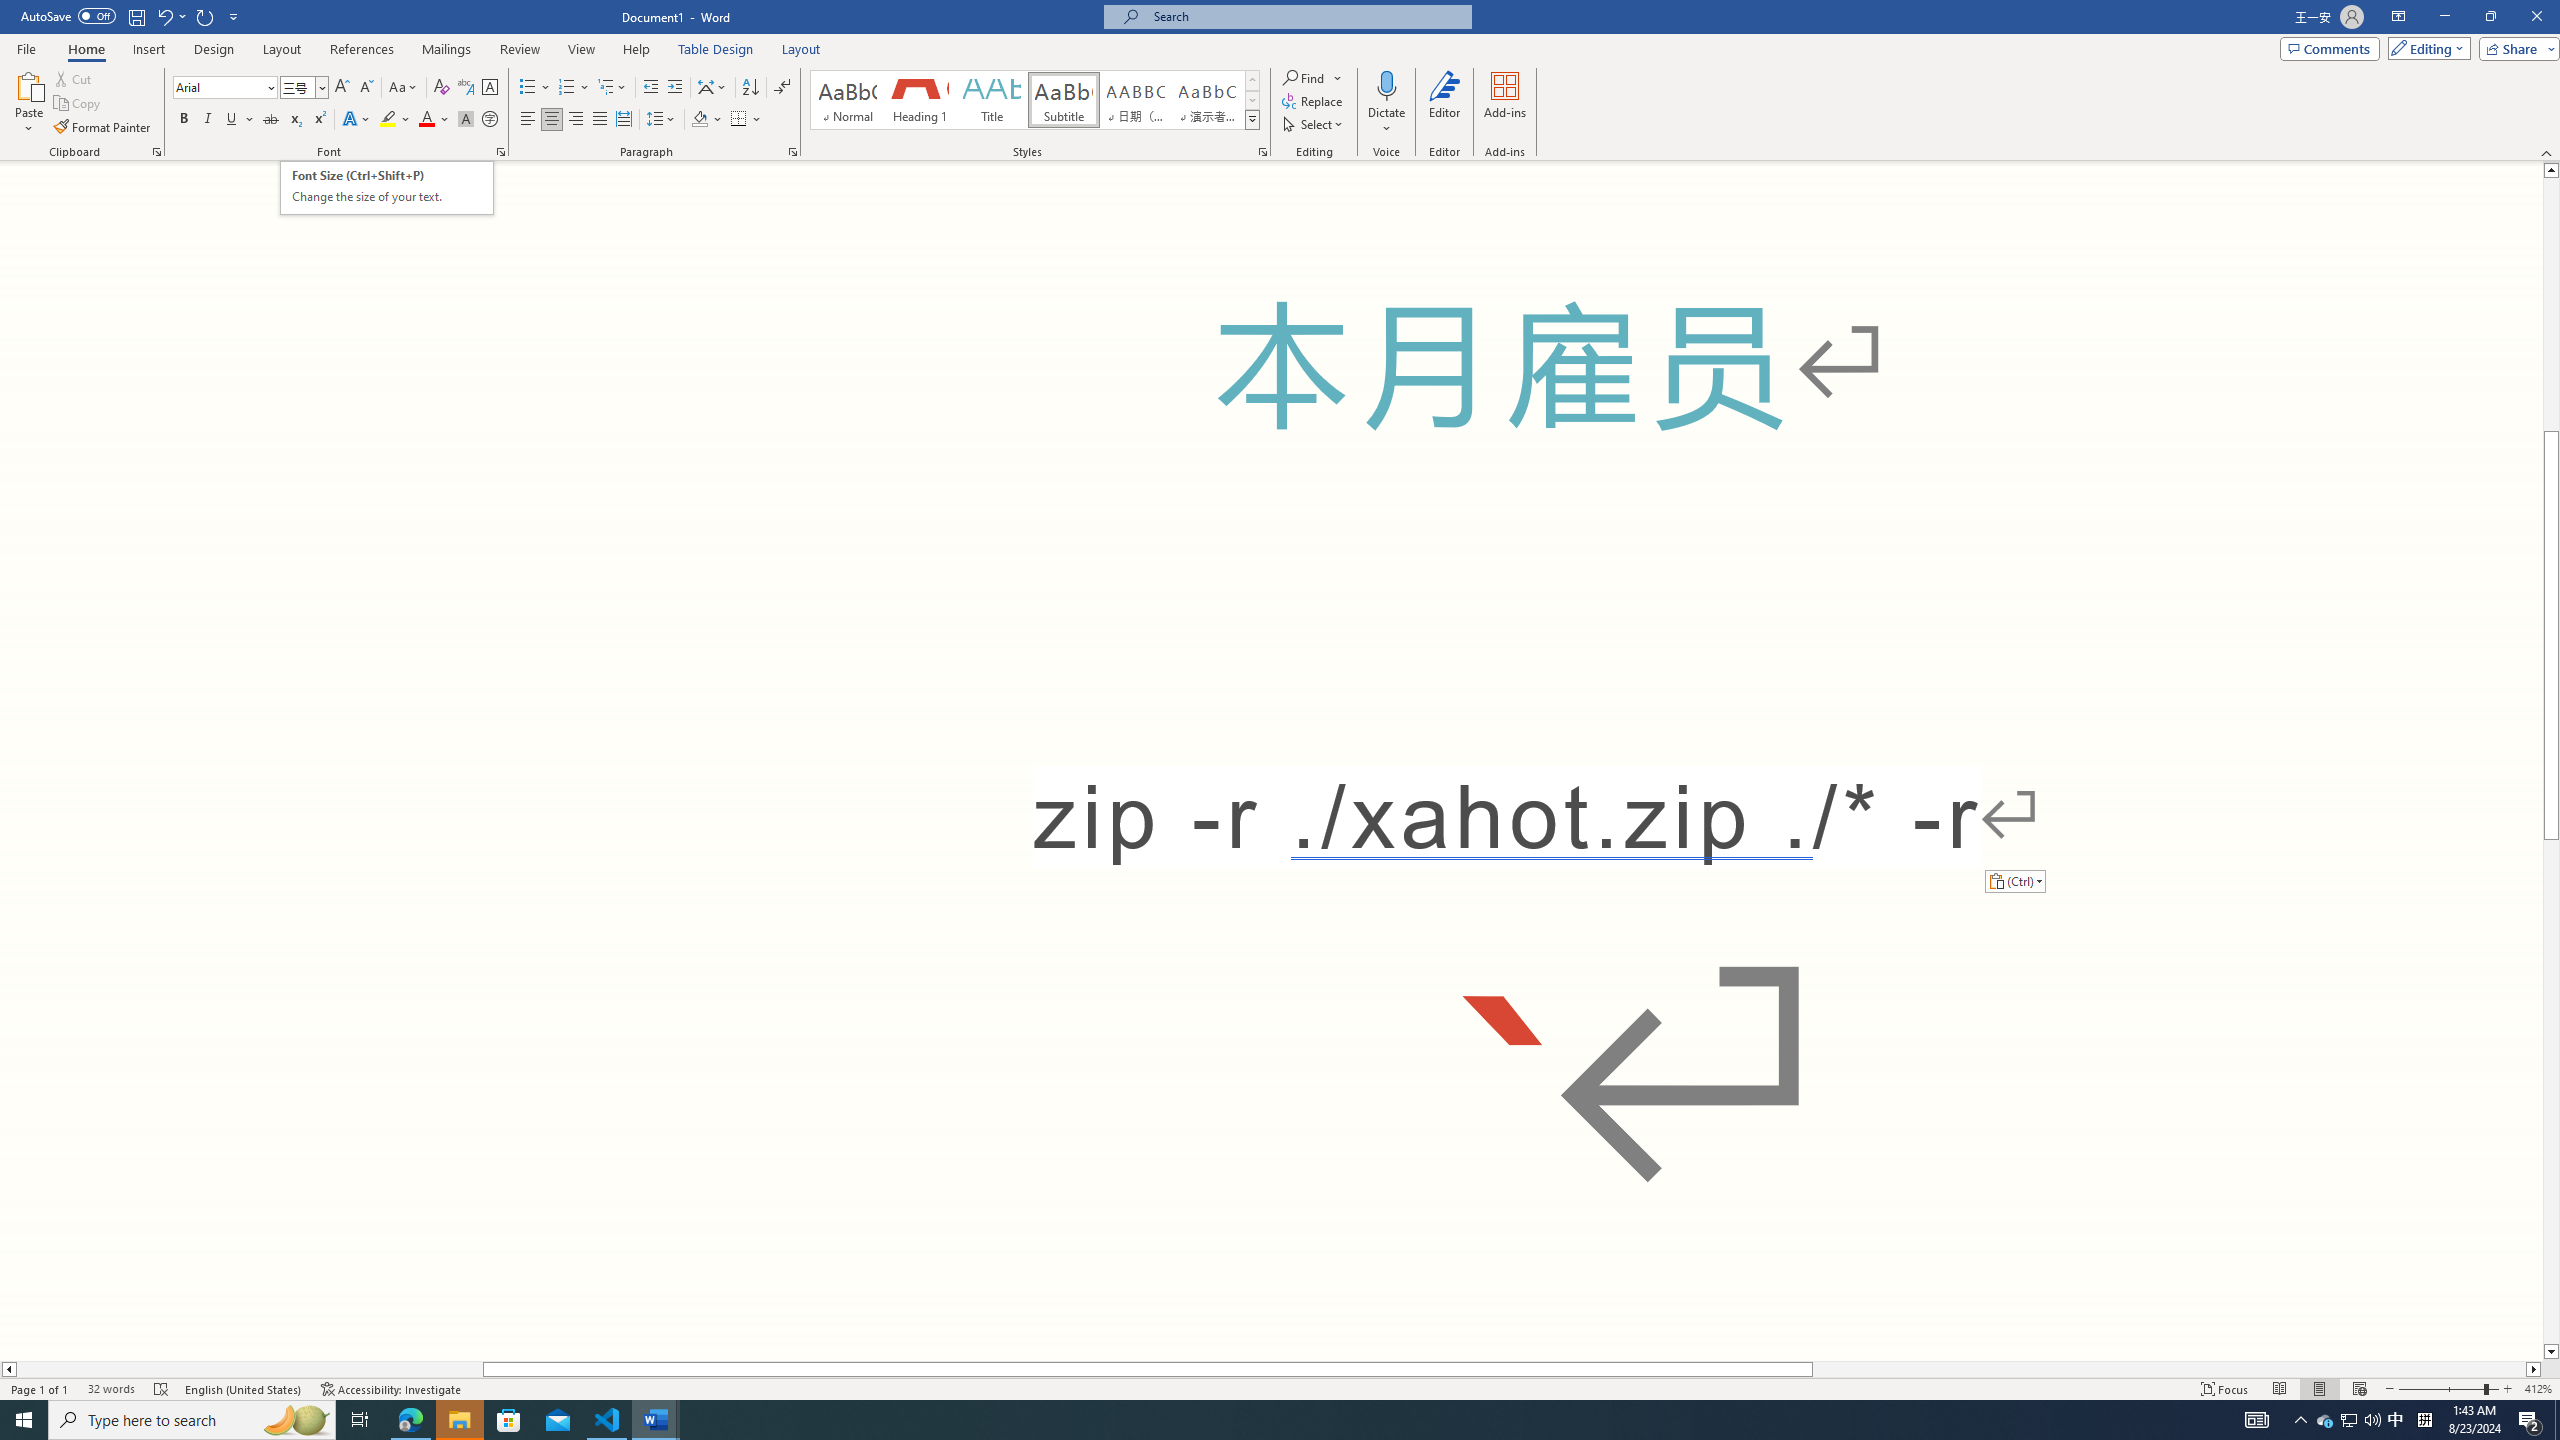 This screenshot has width=2560, height=1440. I want to click on 'AutomationID: QuickStylesGallery', so click(1035, 99).